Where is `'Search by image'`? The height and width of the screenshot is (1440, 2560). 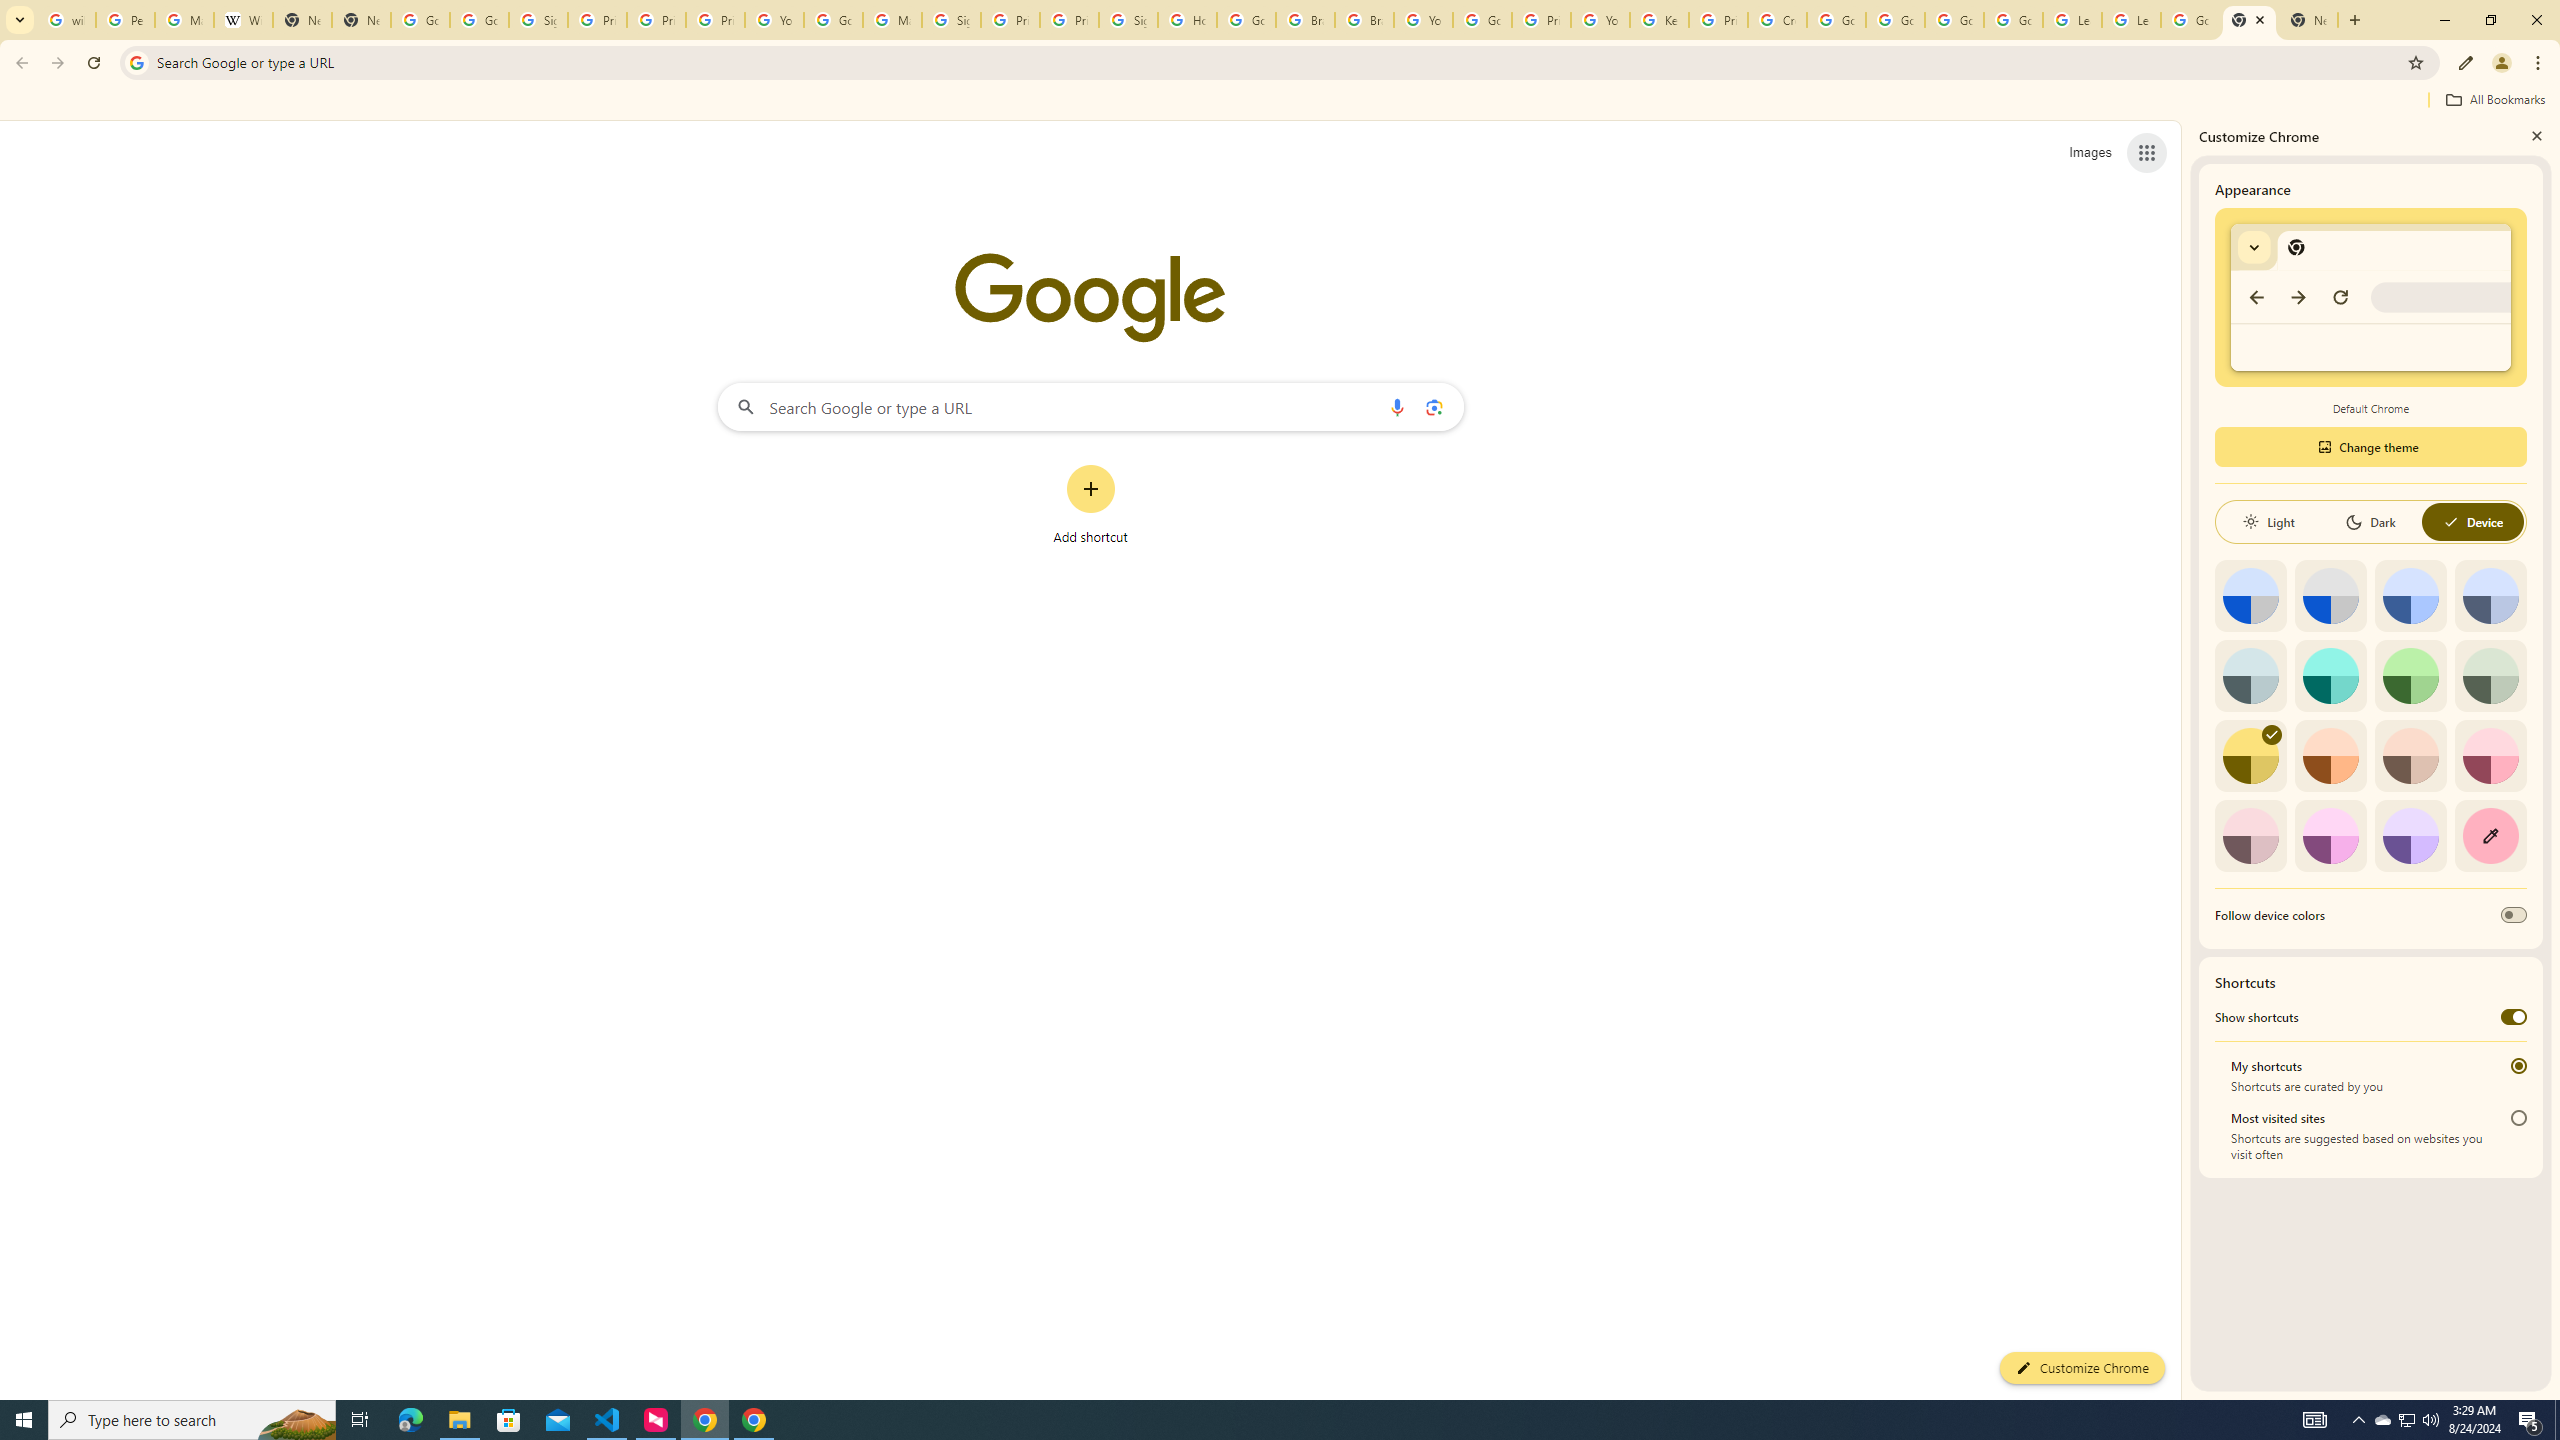
'Search by image' is located at coordinates (1434, 405).